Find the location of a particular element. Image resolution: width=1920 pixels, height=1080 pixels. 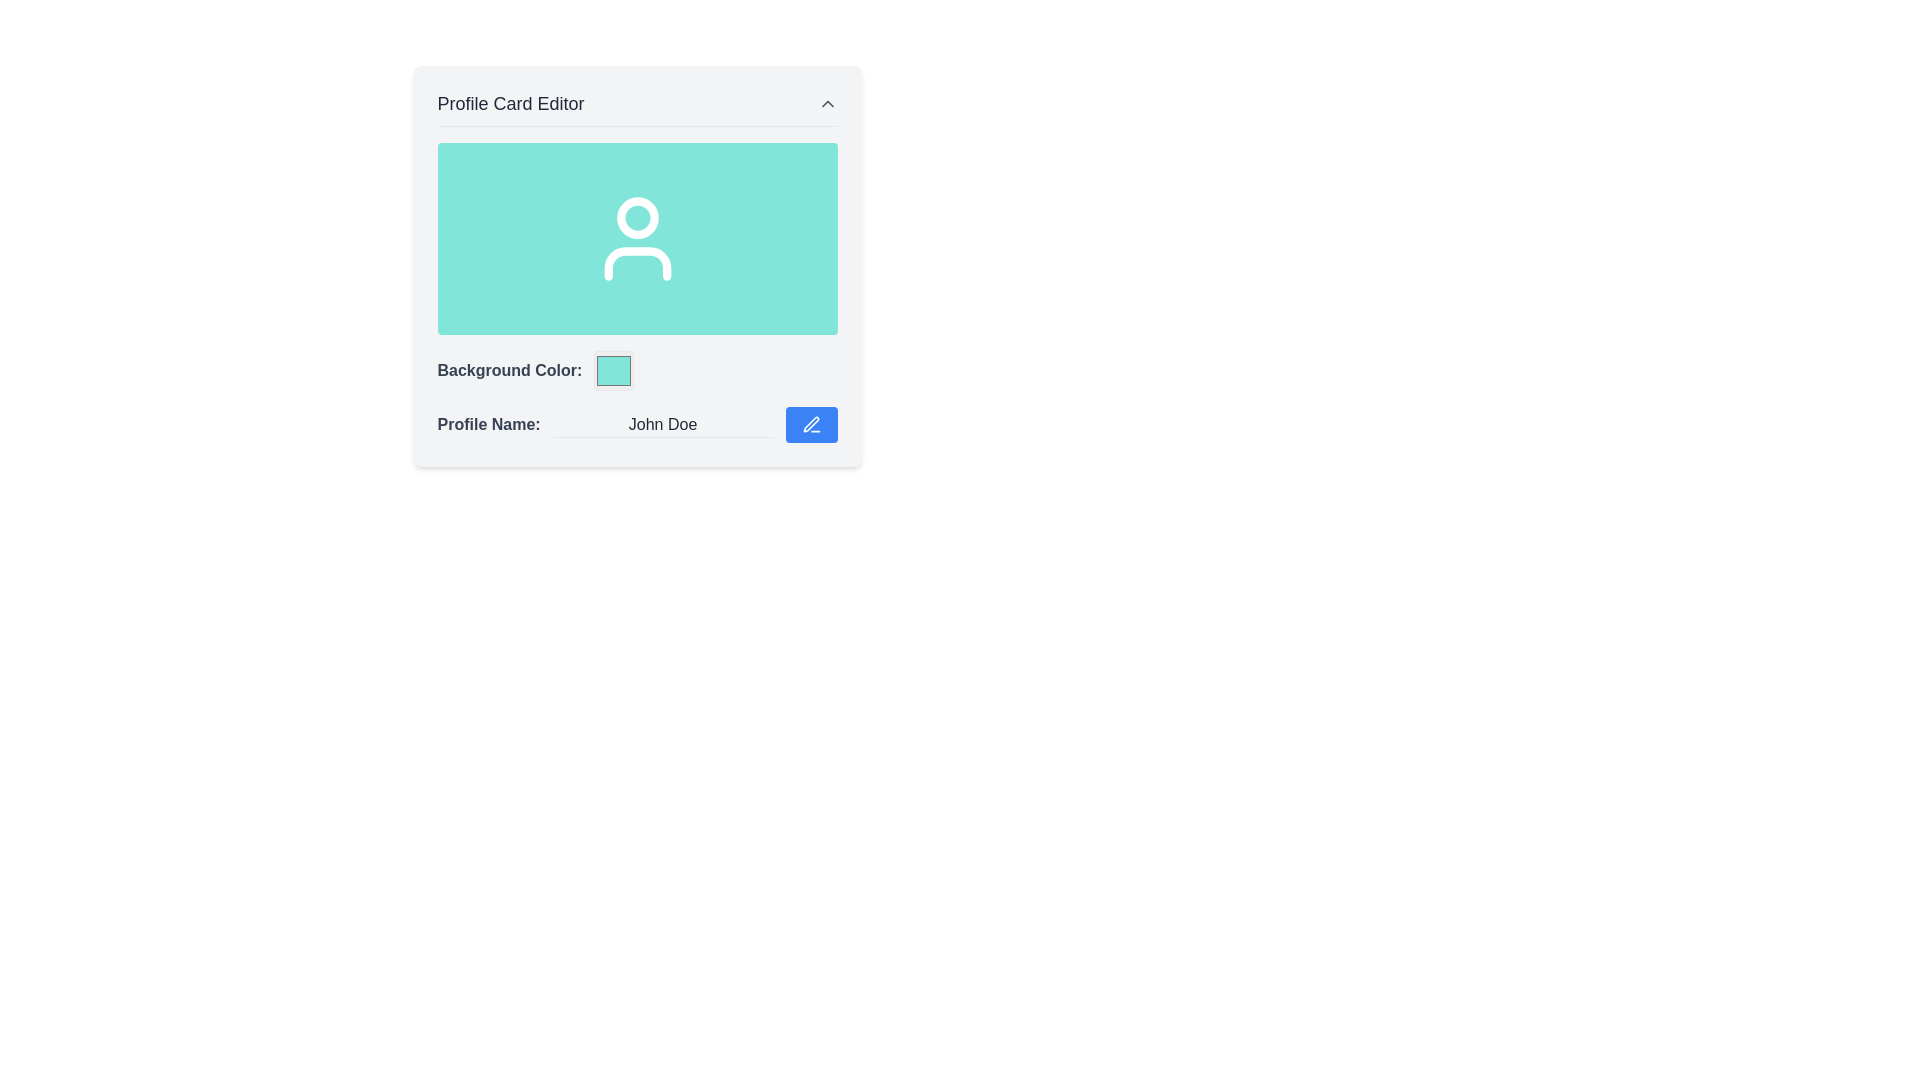

the circular graphical element (user profile icon) displayed at the top center of the 'Profile Card Editor' section, which is solid teal in color and has no borders is located at coordinates (636, 218).